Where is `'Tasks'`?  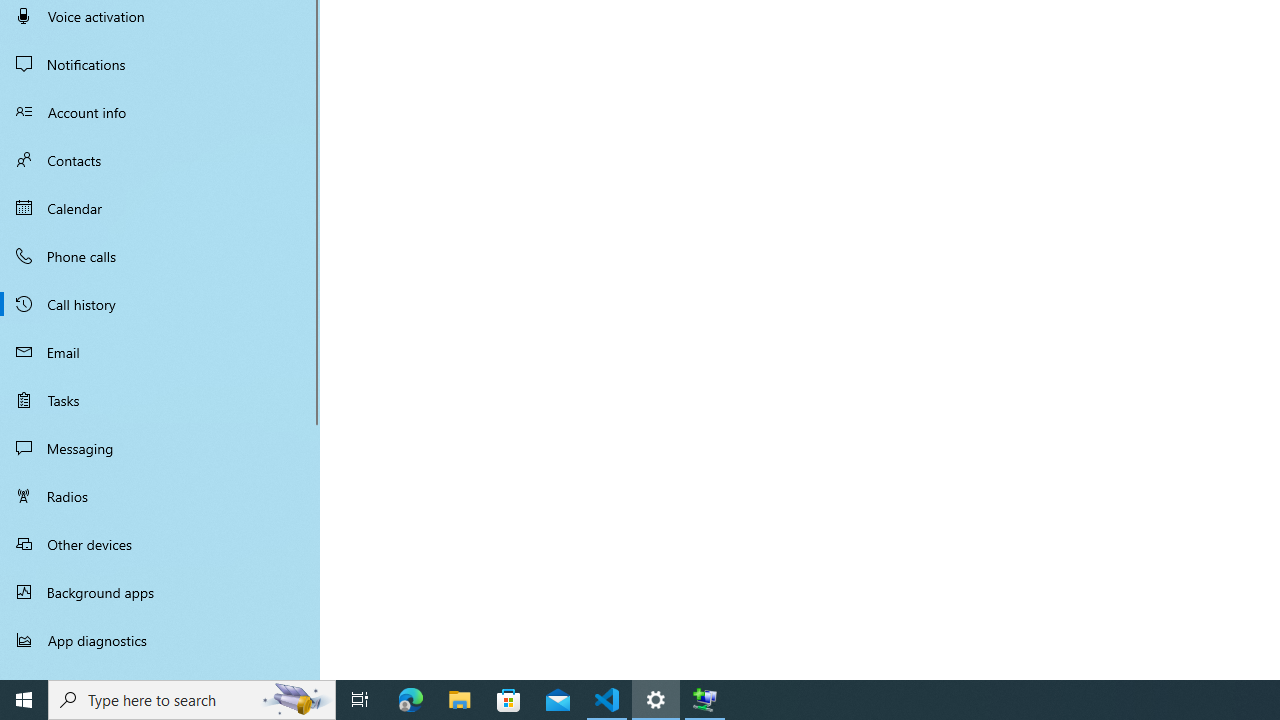
'Tasks' is located at coordinates (160, 399).